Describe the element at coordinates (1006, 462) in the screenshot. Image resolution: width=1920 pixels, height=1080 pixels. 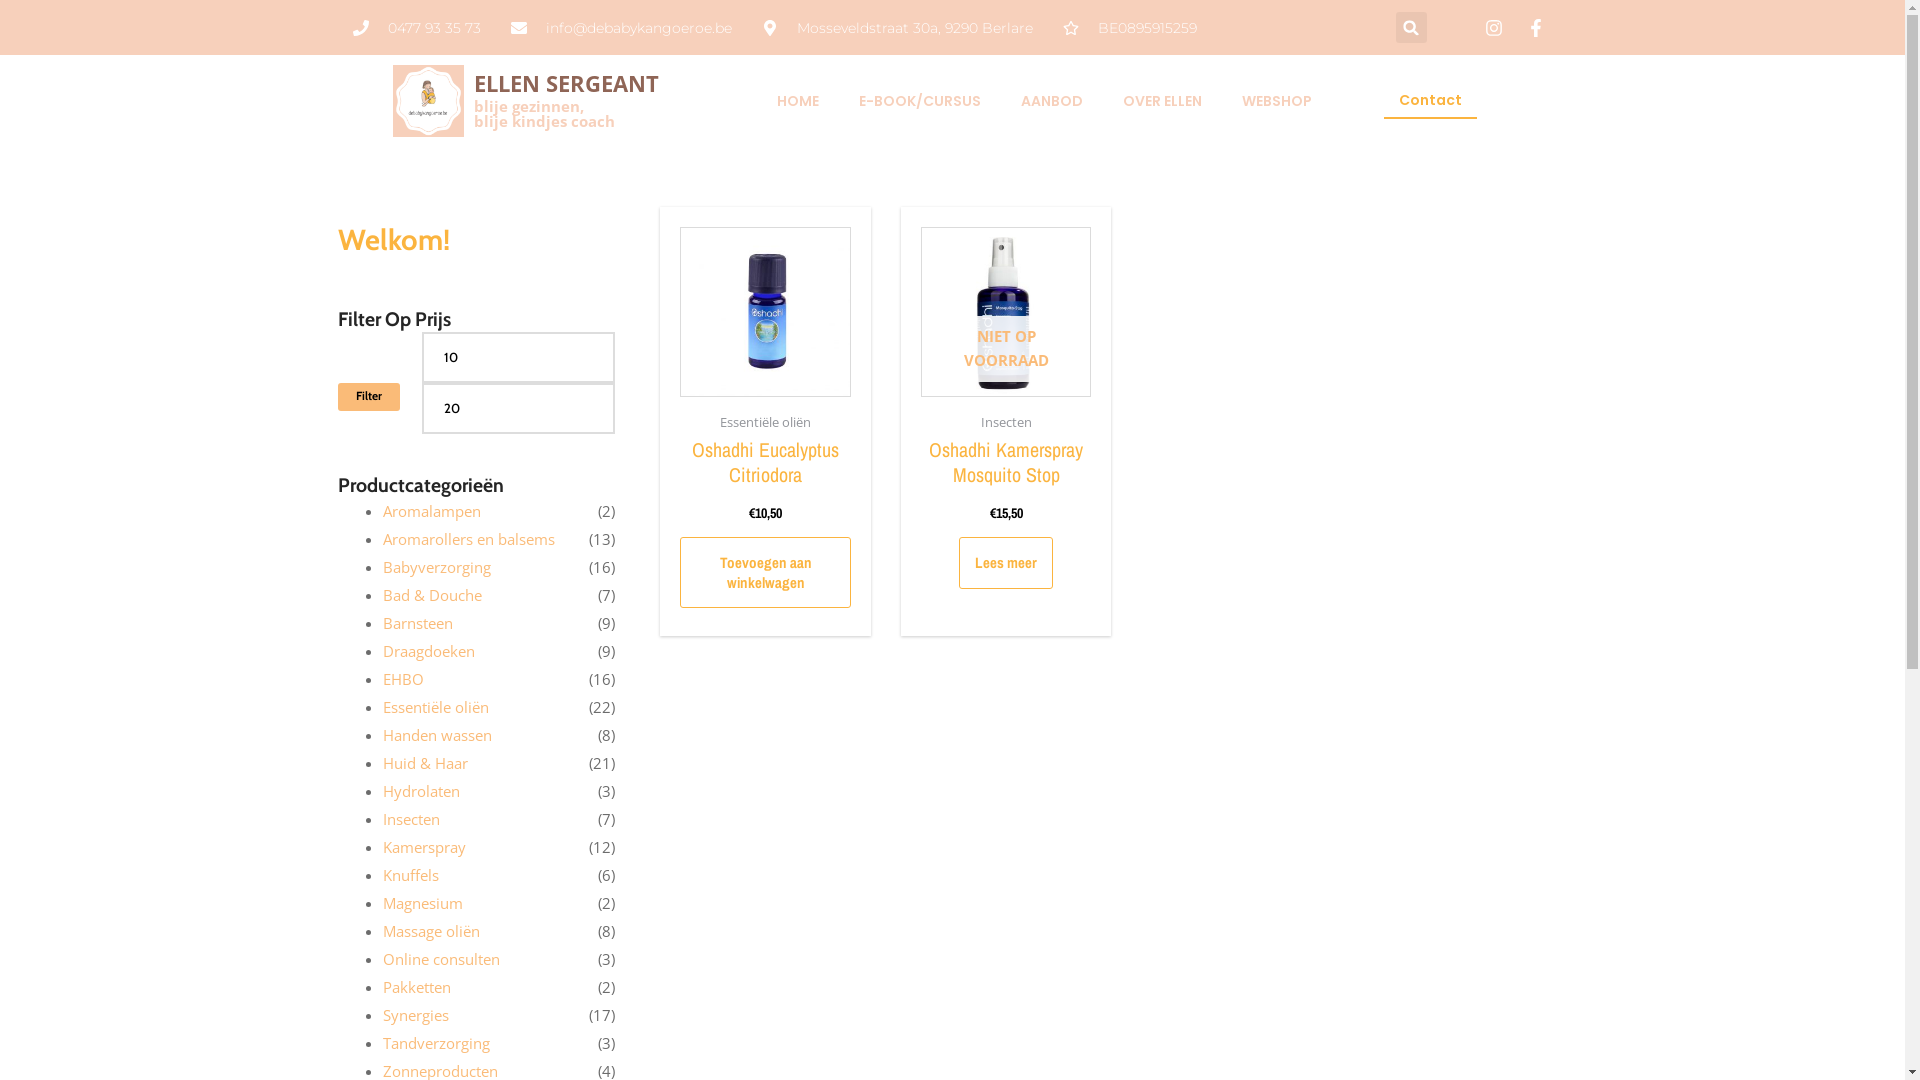
I see `'Oshadhi Kamerspray Mosquito Stop'` at that location.